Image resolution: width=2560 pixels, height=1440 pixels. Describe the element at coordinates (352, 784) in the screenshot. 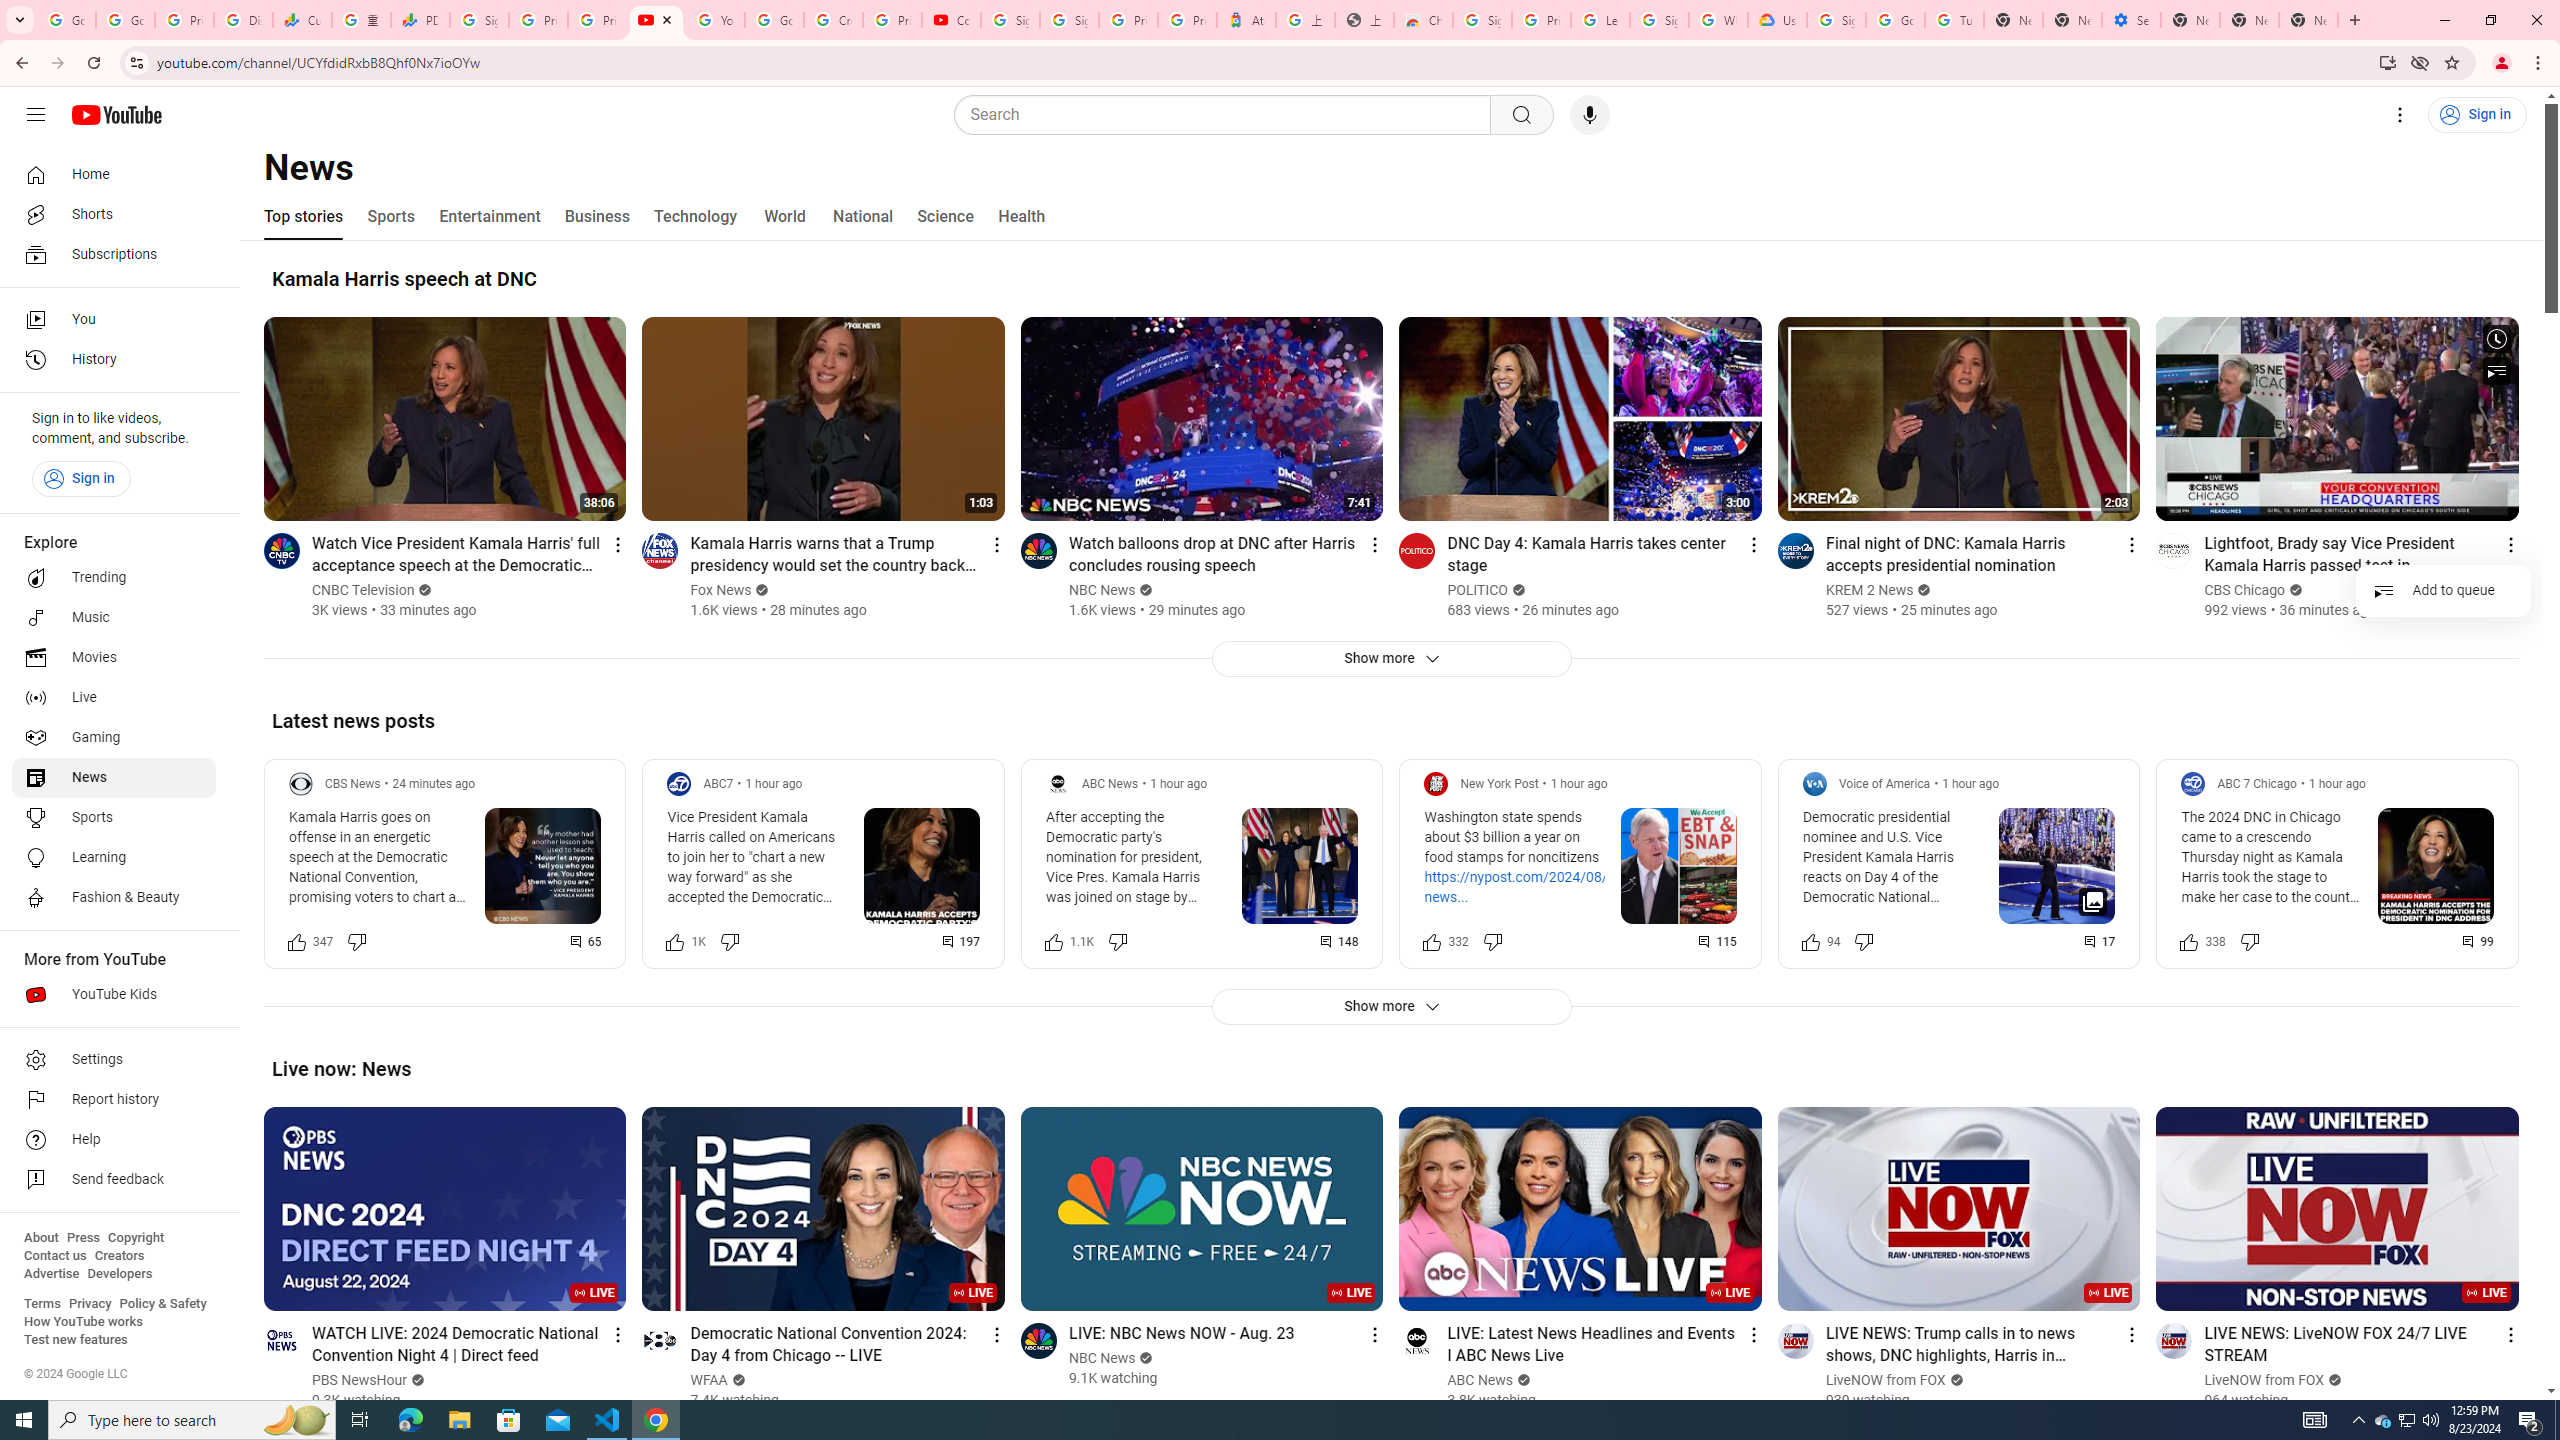

I see `'CBS News'` at that location.